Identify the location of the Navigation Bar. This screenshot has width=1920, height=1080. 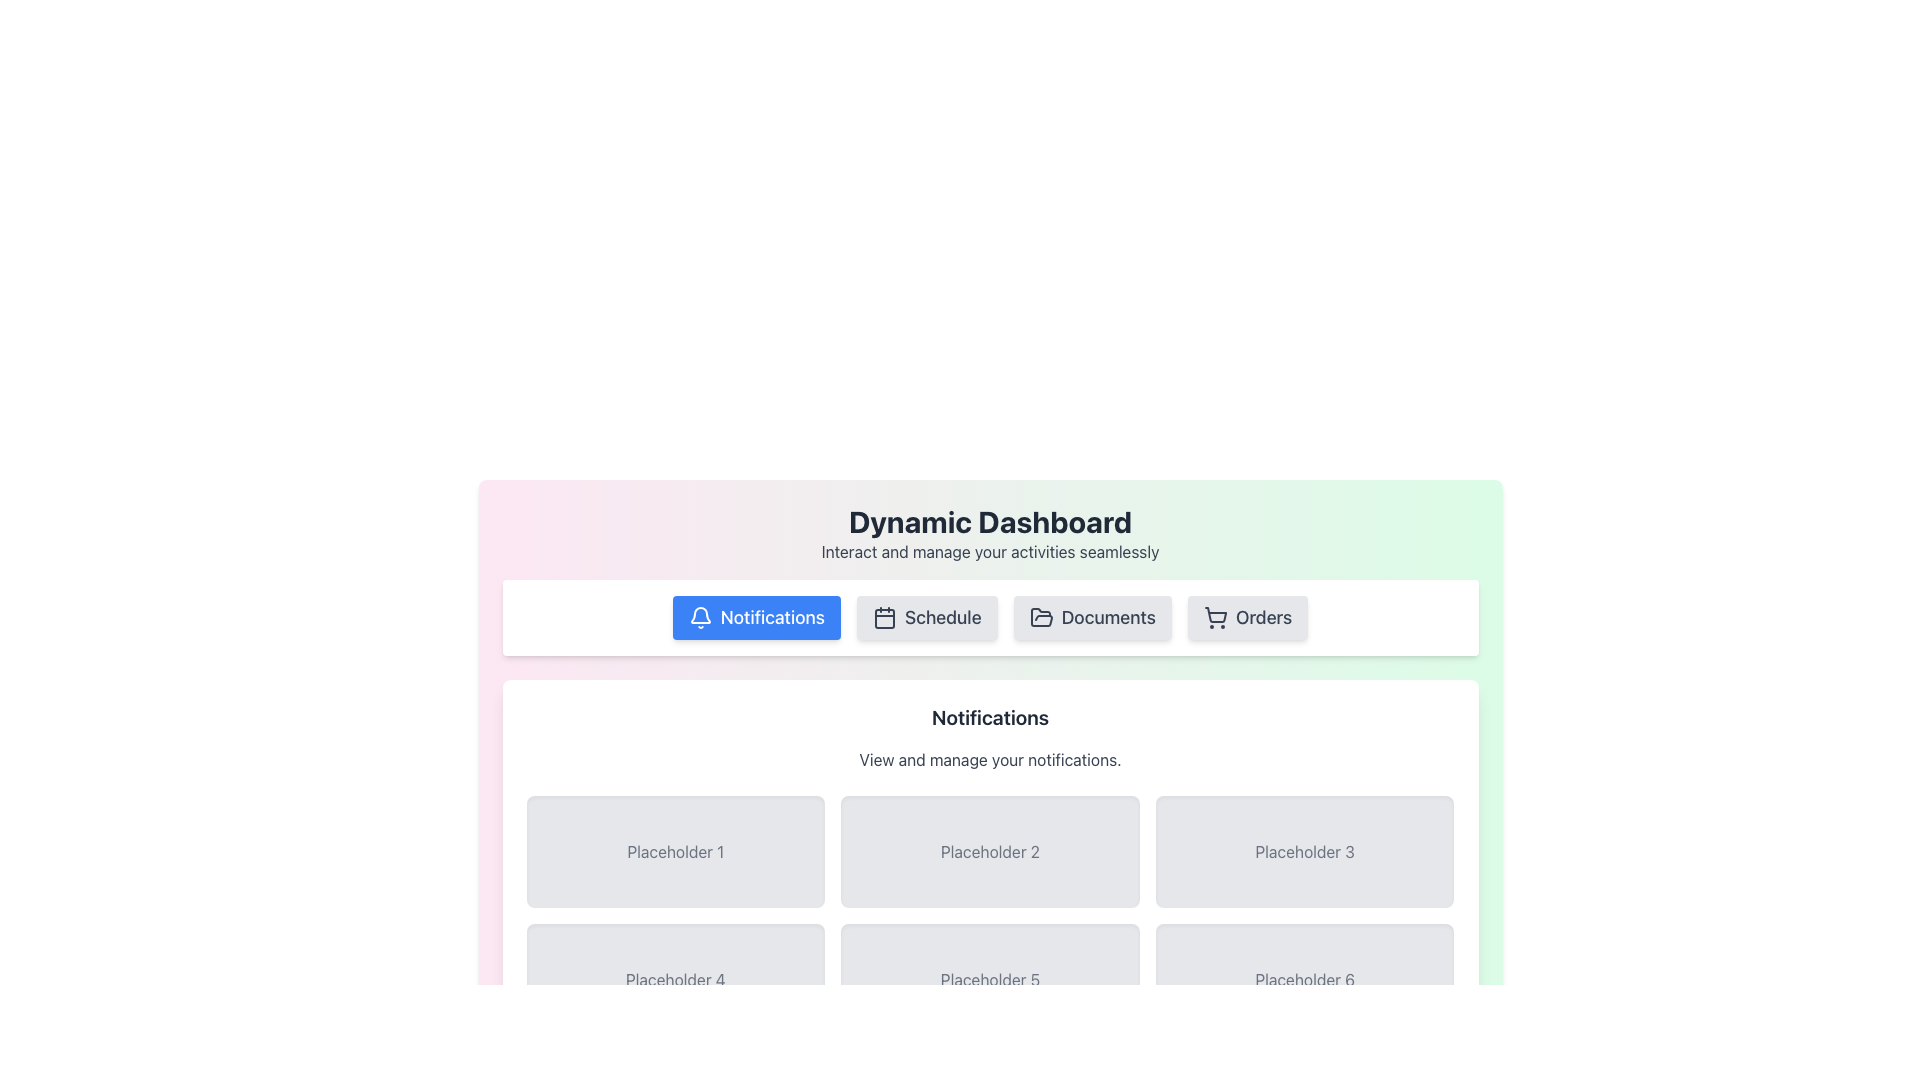
(990, 616).